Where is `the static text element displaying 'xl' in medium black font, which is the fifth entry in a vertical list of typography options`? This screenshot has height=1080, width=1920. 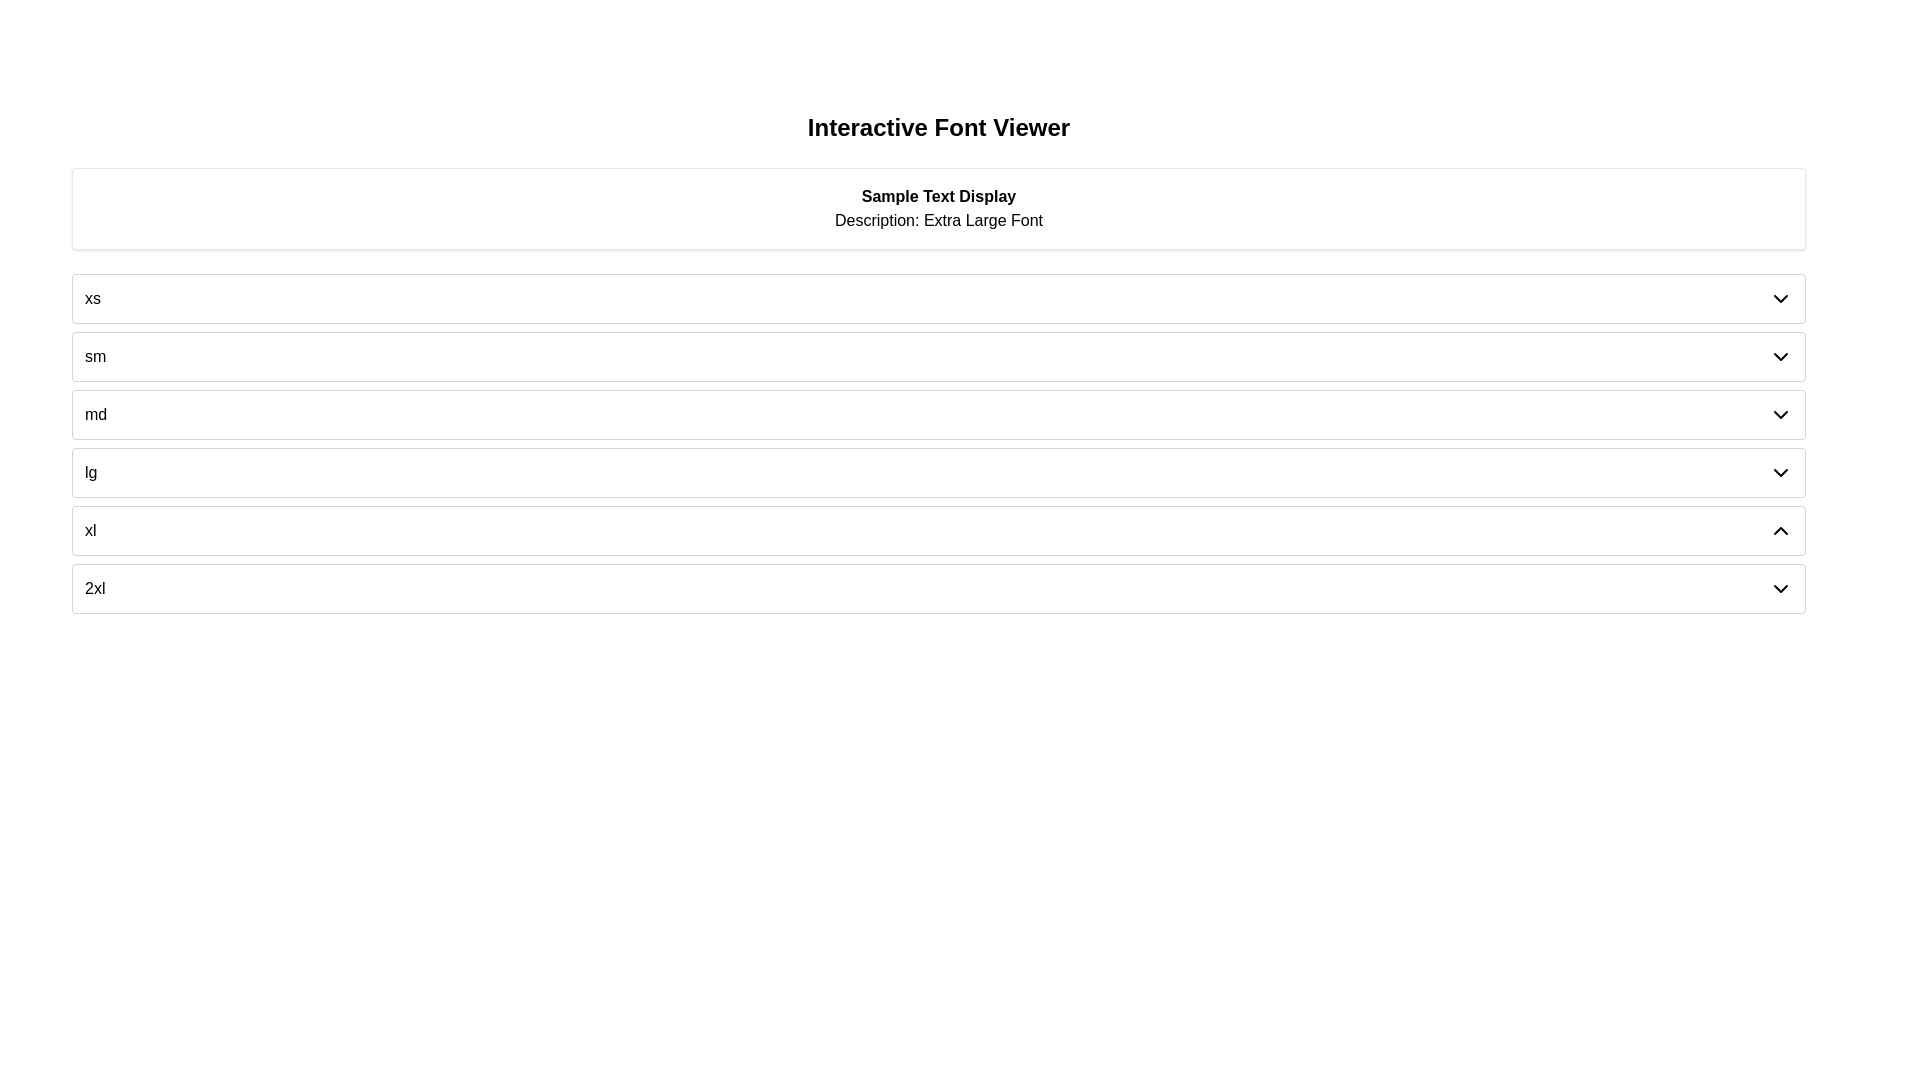
the static text element displaying 'xl' in medium black font, which is the fifth entry in a vertical list of typography options is located at coordinates (89, 530).